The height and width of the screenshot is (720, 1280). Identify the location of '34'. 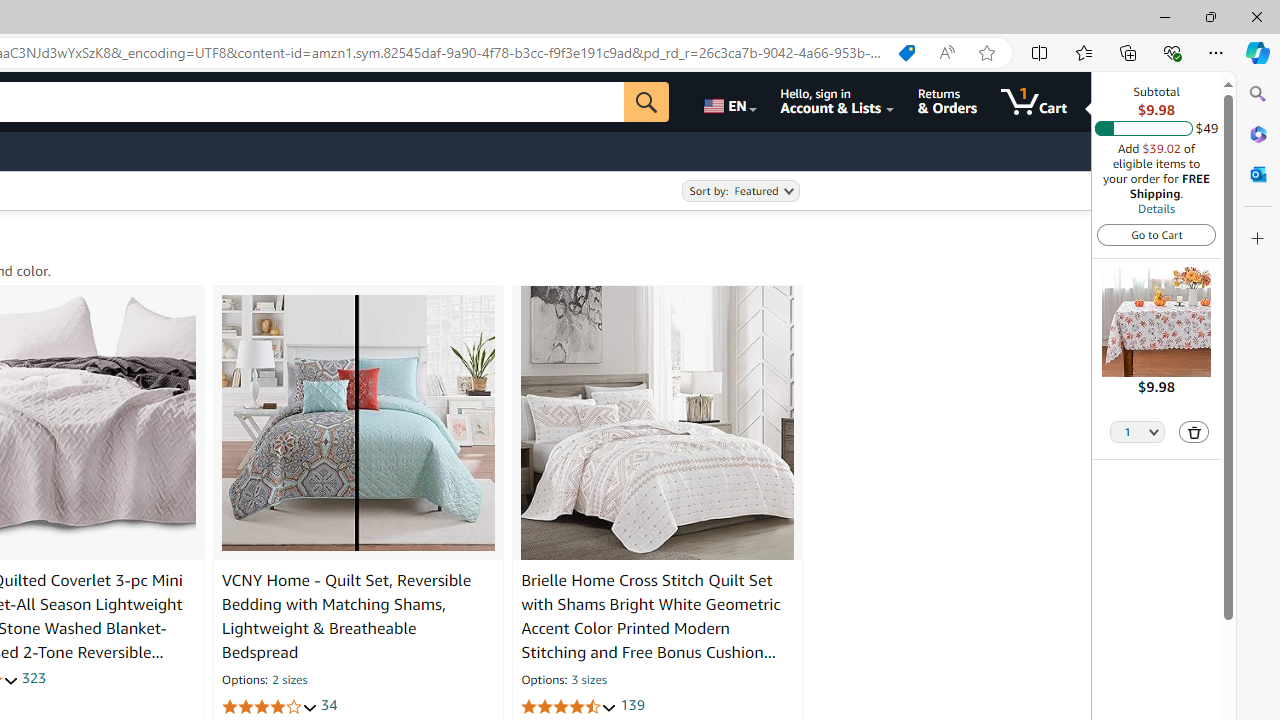
(328, 704).